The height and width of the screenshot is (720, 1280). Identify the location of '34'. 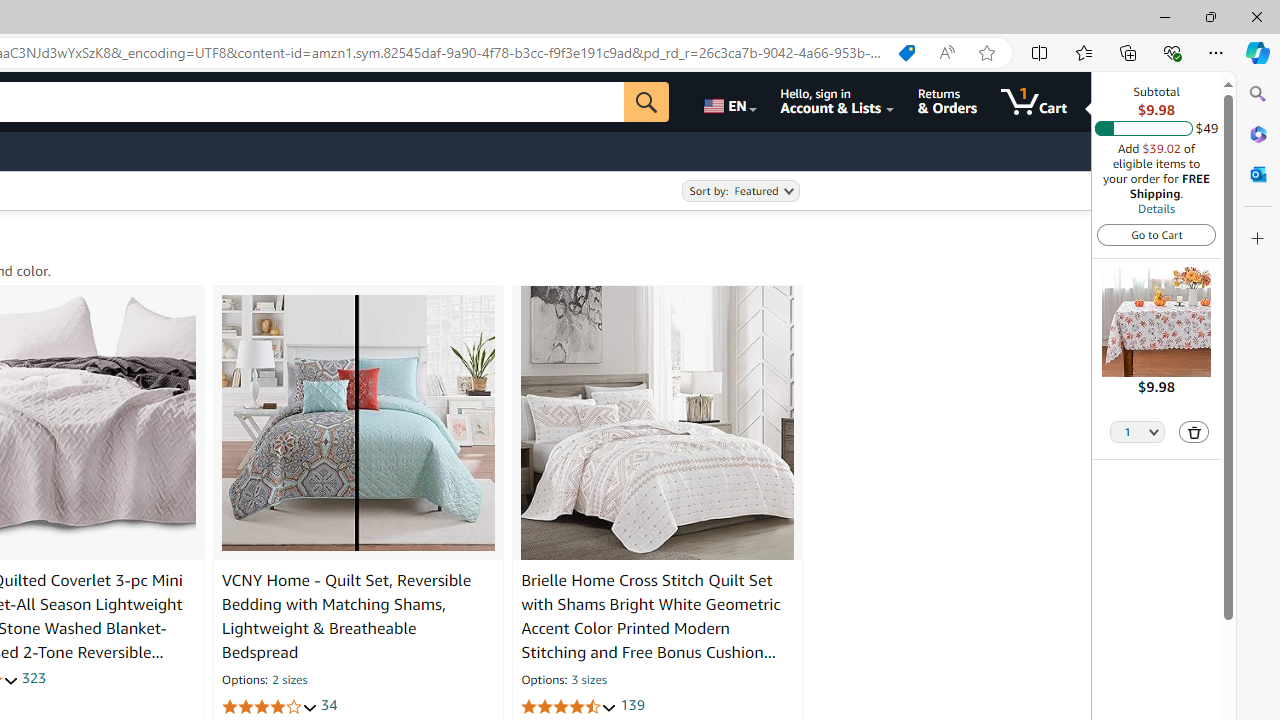
(328, 704).